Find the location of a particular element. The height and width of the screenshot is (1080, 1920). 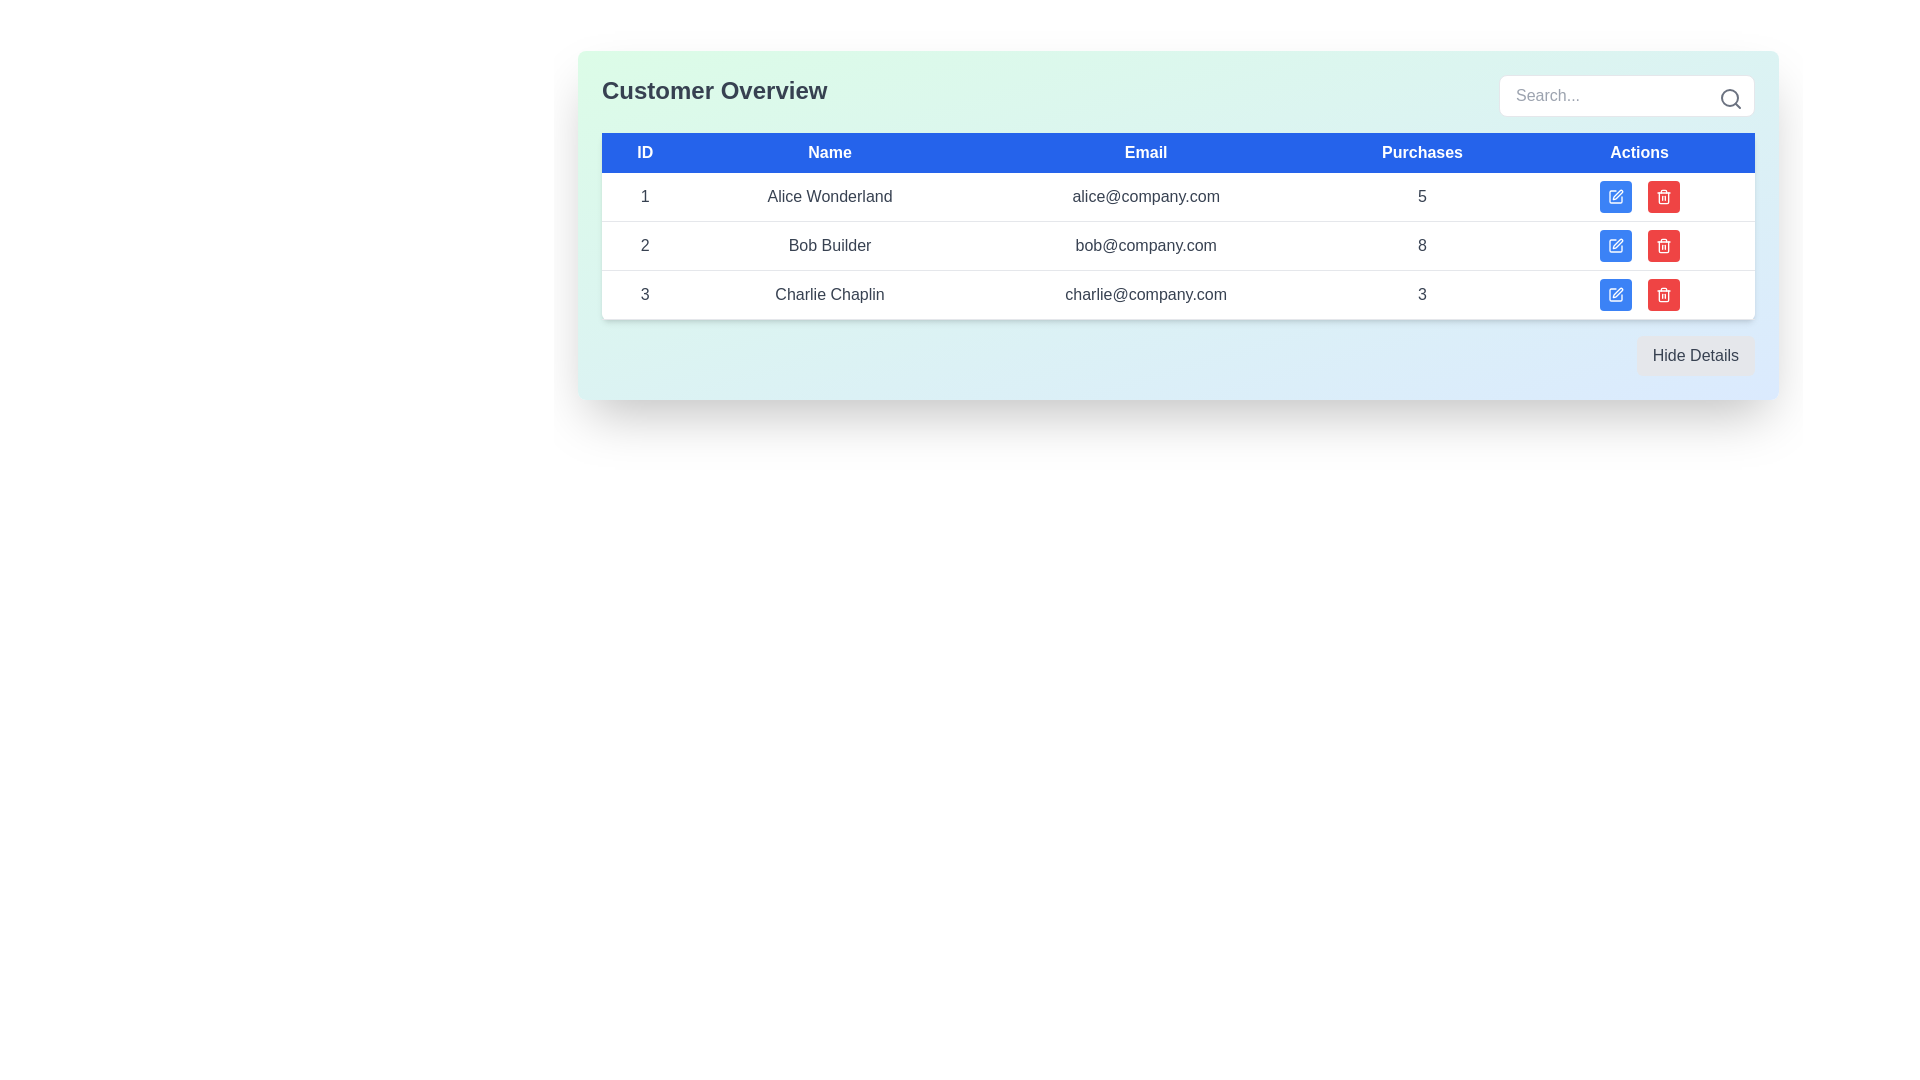

the pen icon in the third row of the 'Actions' column to initiate edit for 'Charlie Chaplin' is located at coordinates (1615, 294).